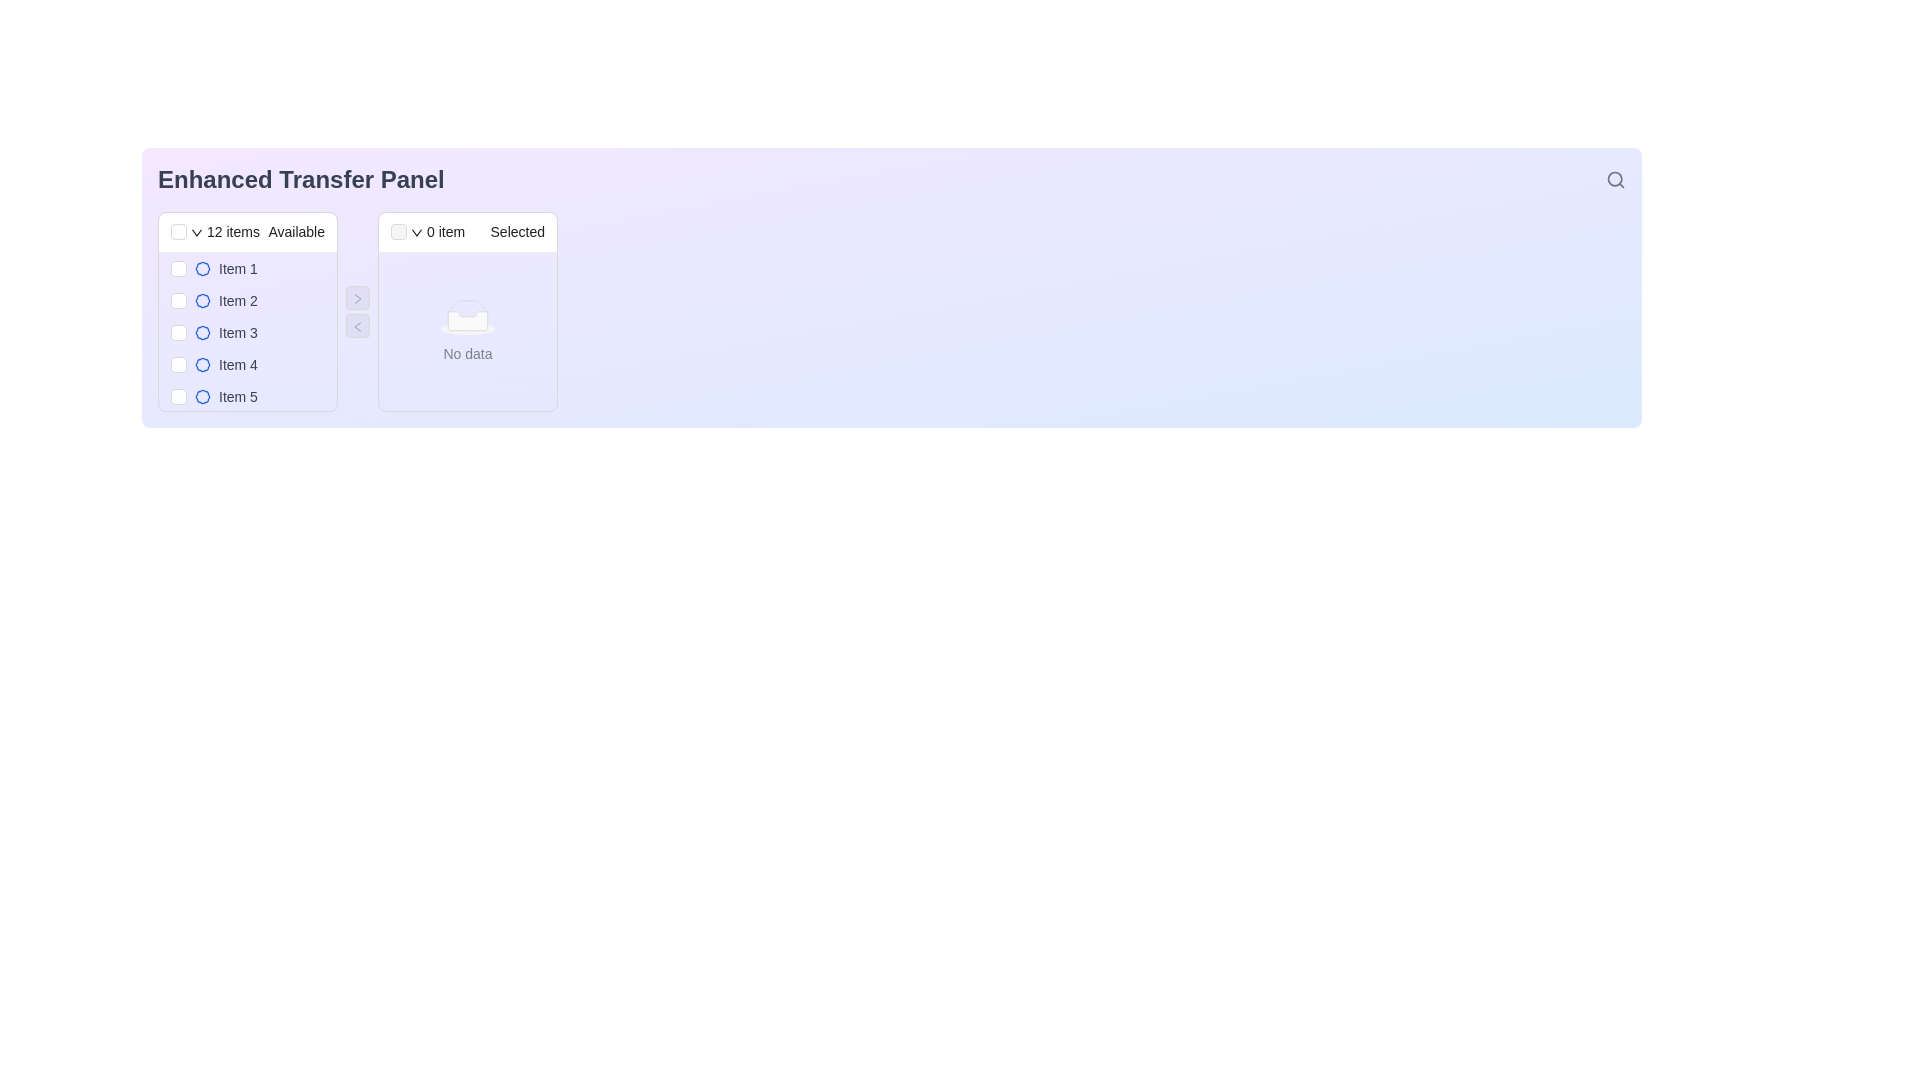 The height and width of the screenshot is (1080, 1920). I want to click on the Dropdown trigger icon, which is a small downward pointing arrow adjacent to the text '12 items Available' in the header of the left-hand list, so click(196, 231).